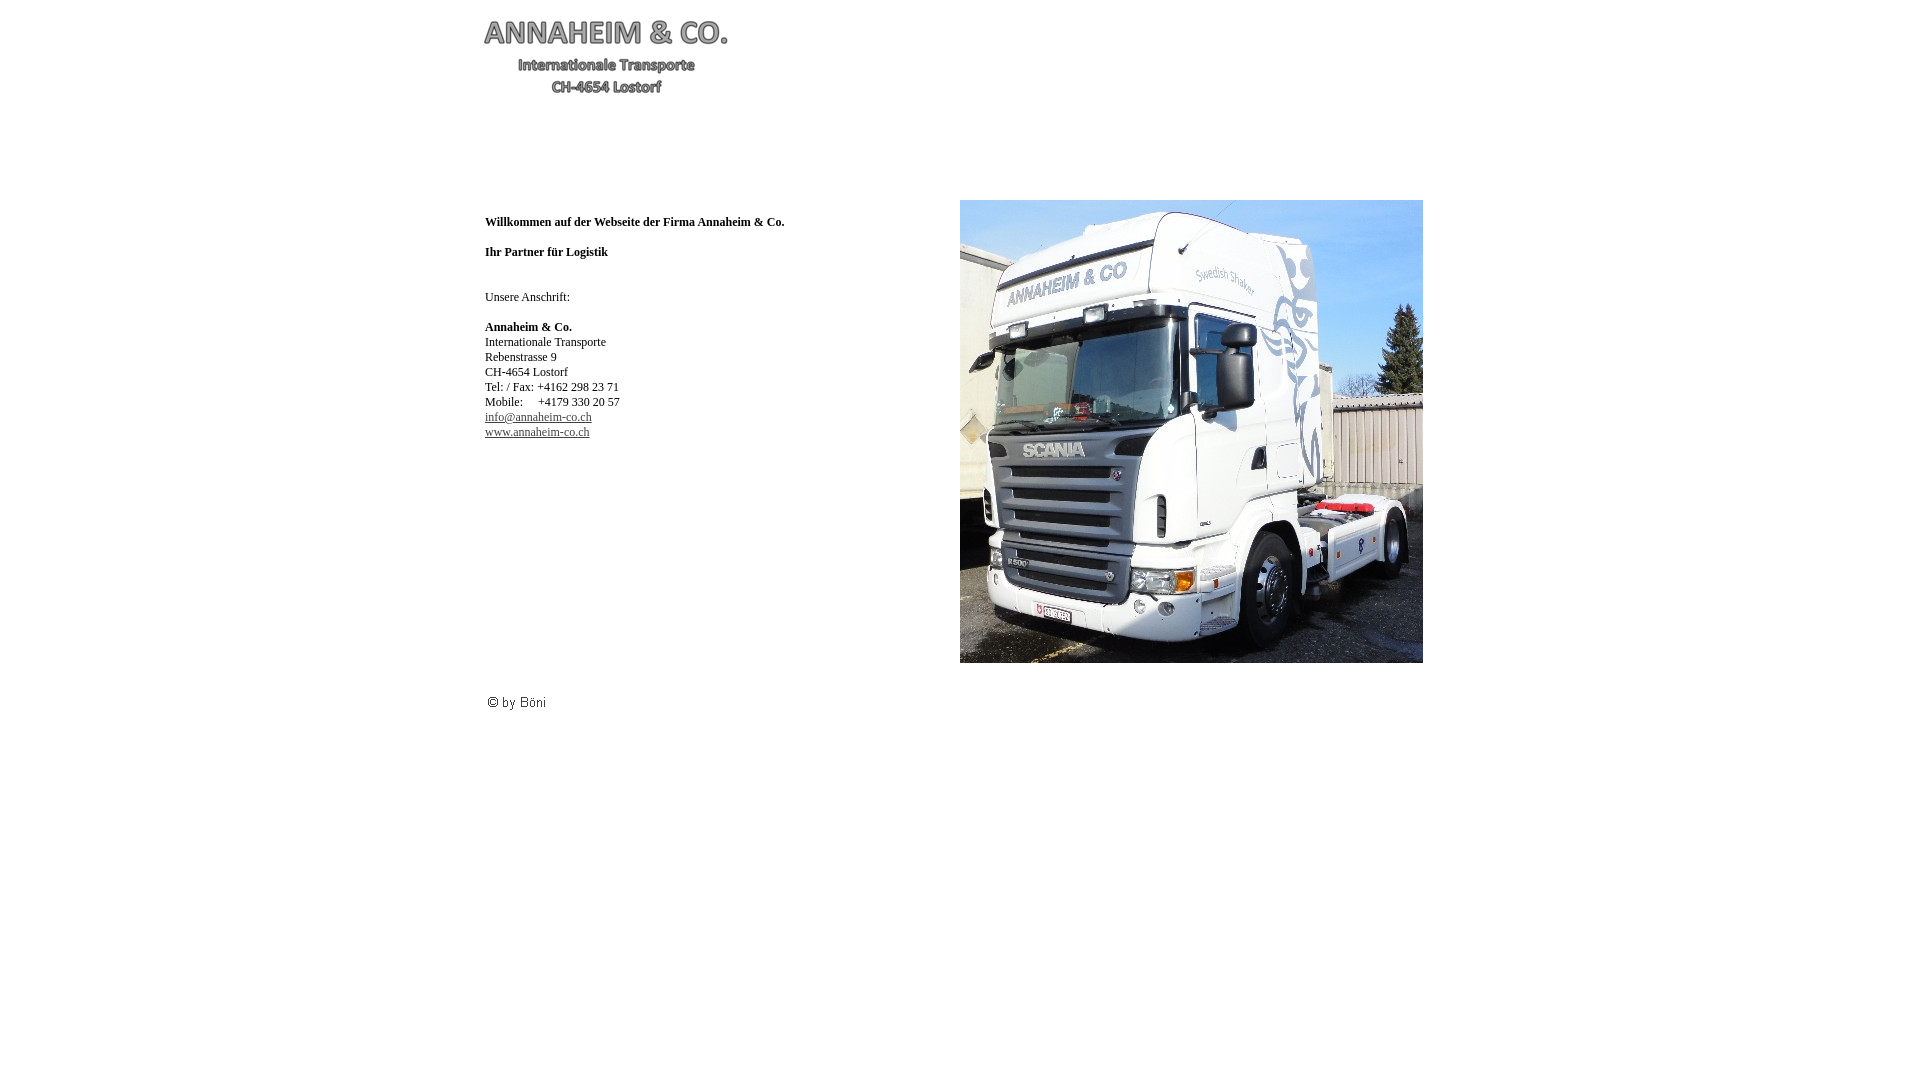 This screenshot has width=1920, height=1080. I want to click on 'www.annaheim-co.ch', so click(537, 431).